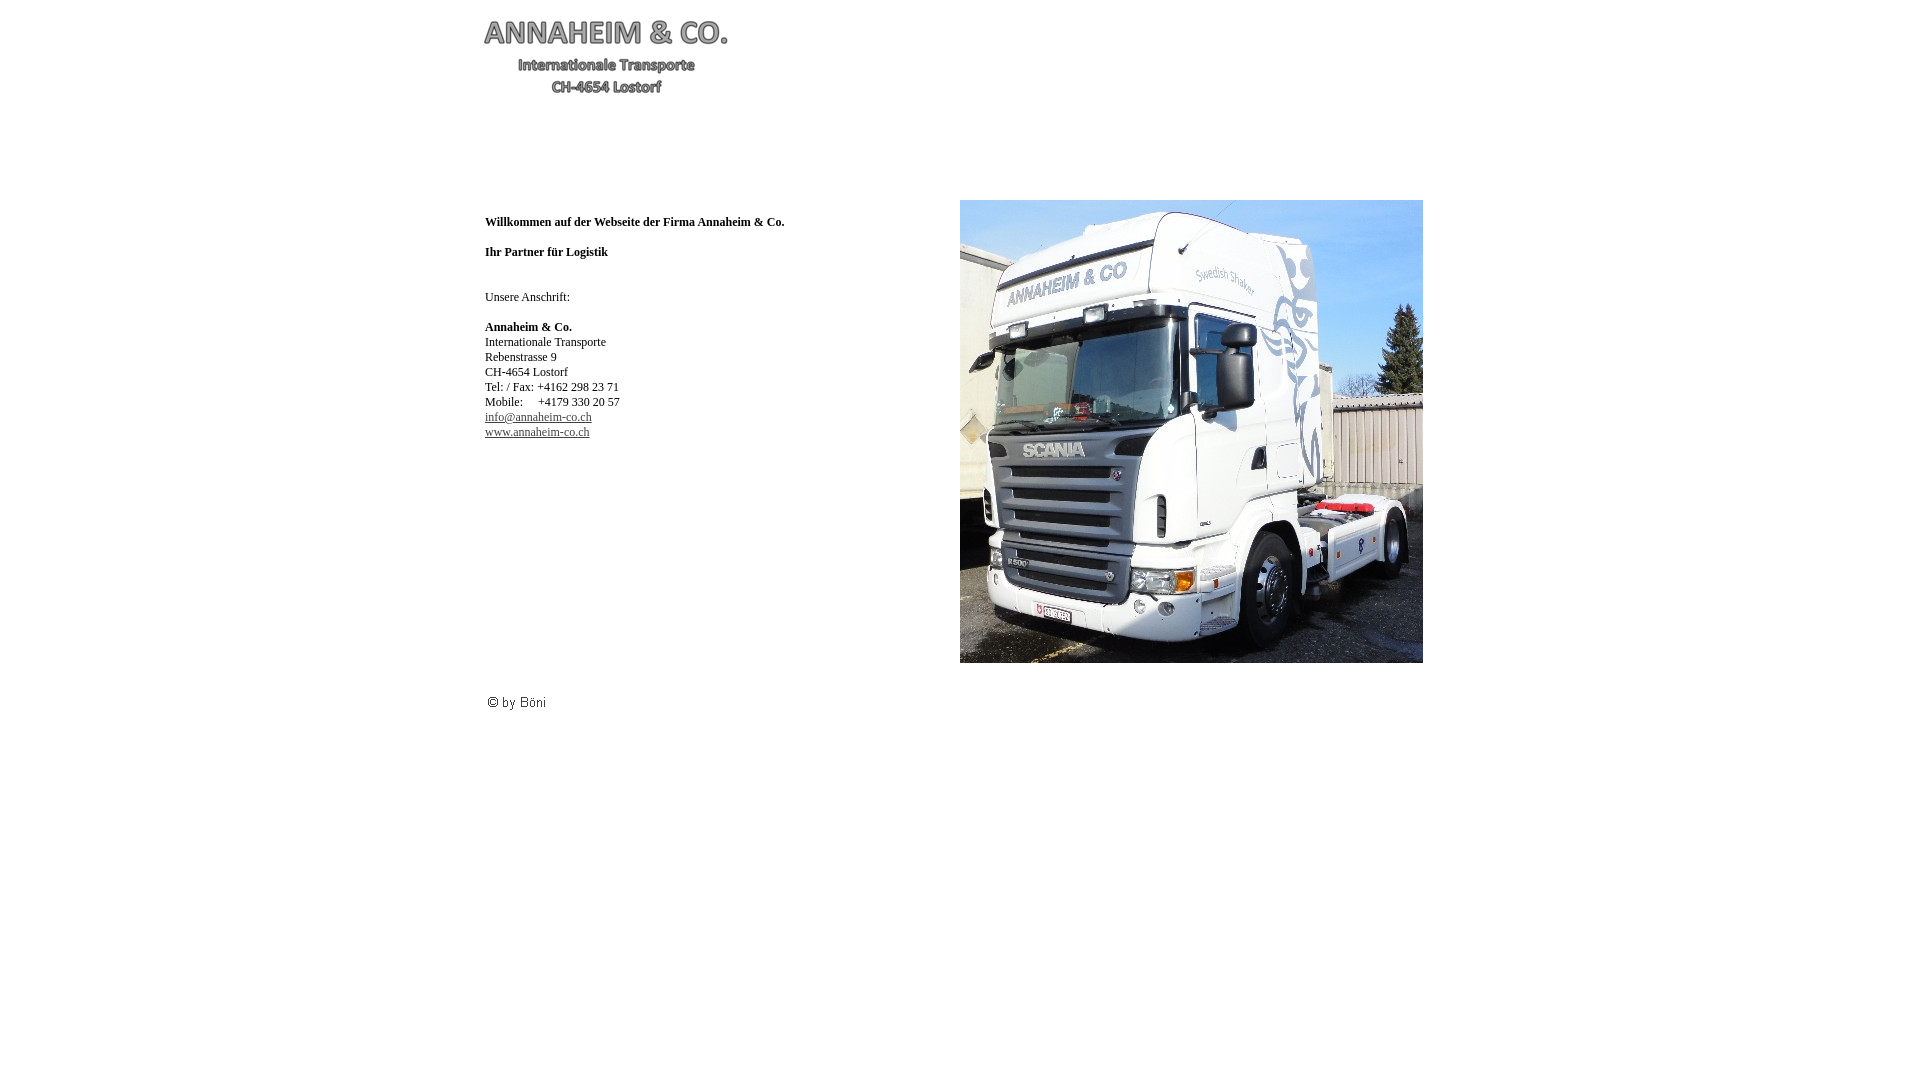 This screenshot has width=1920, height=1080. I want to click on 'www.annaheim-co.ch', so click(537, 431).